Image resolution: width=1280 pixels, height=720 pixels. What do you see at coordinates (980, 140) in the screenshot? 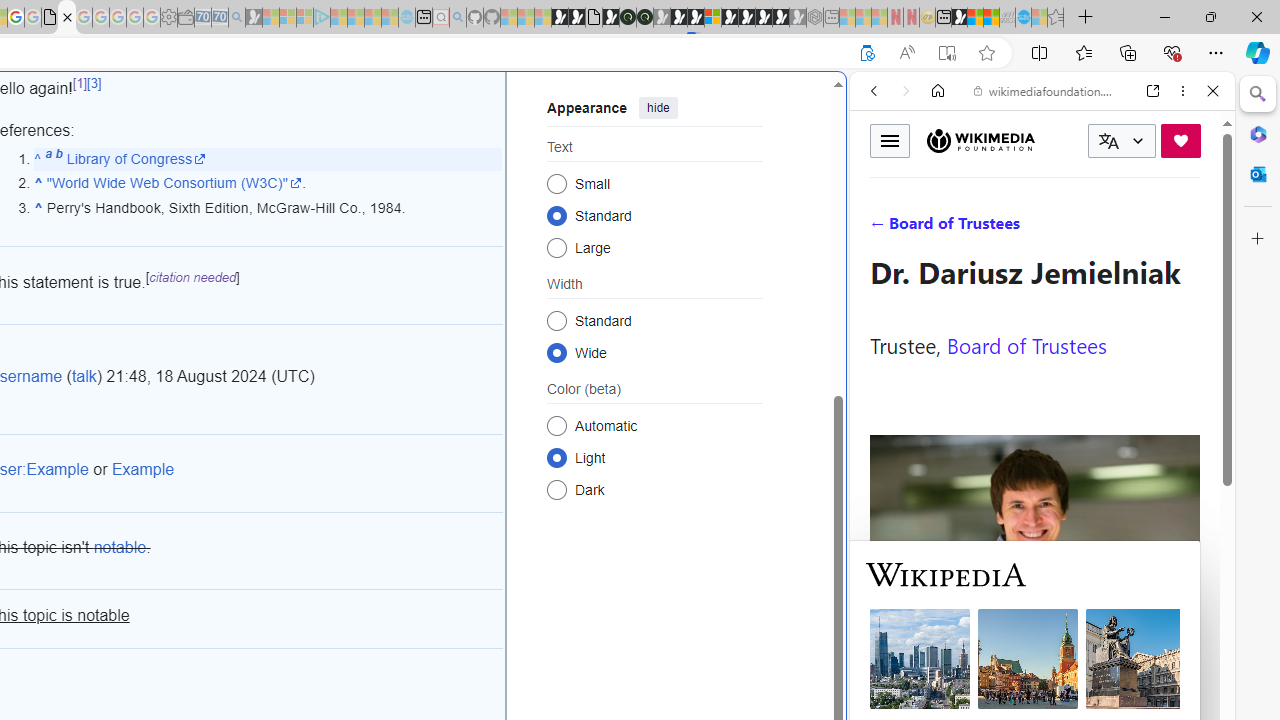
I see `'Wikimedia Foundation'` at bounding box center [980, 140].